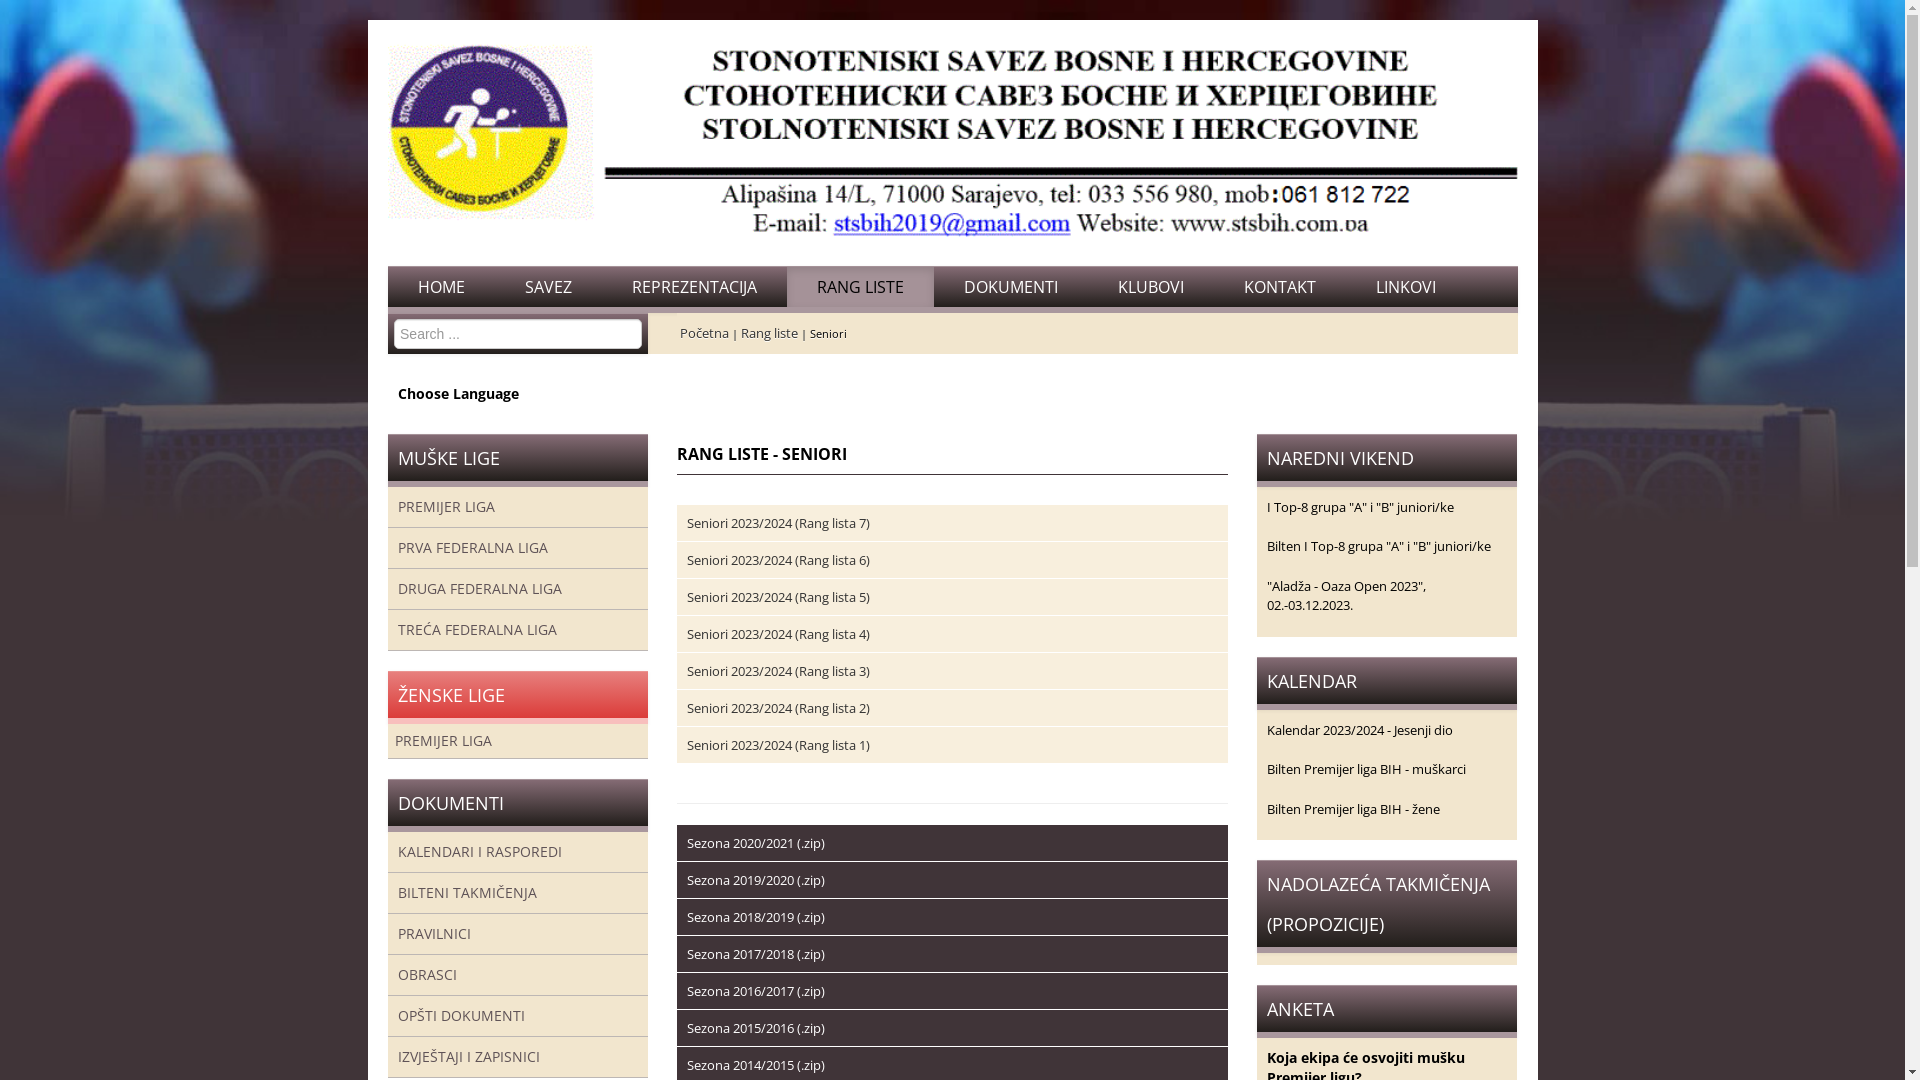 This screenshot has height=1080, width=1920. What do you see at coordinates (768, 331) in the screenshot?
I see `'Rang liste'` at bounding box center [768, 331].